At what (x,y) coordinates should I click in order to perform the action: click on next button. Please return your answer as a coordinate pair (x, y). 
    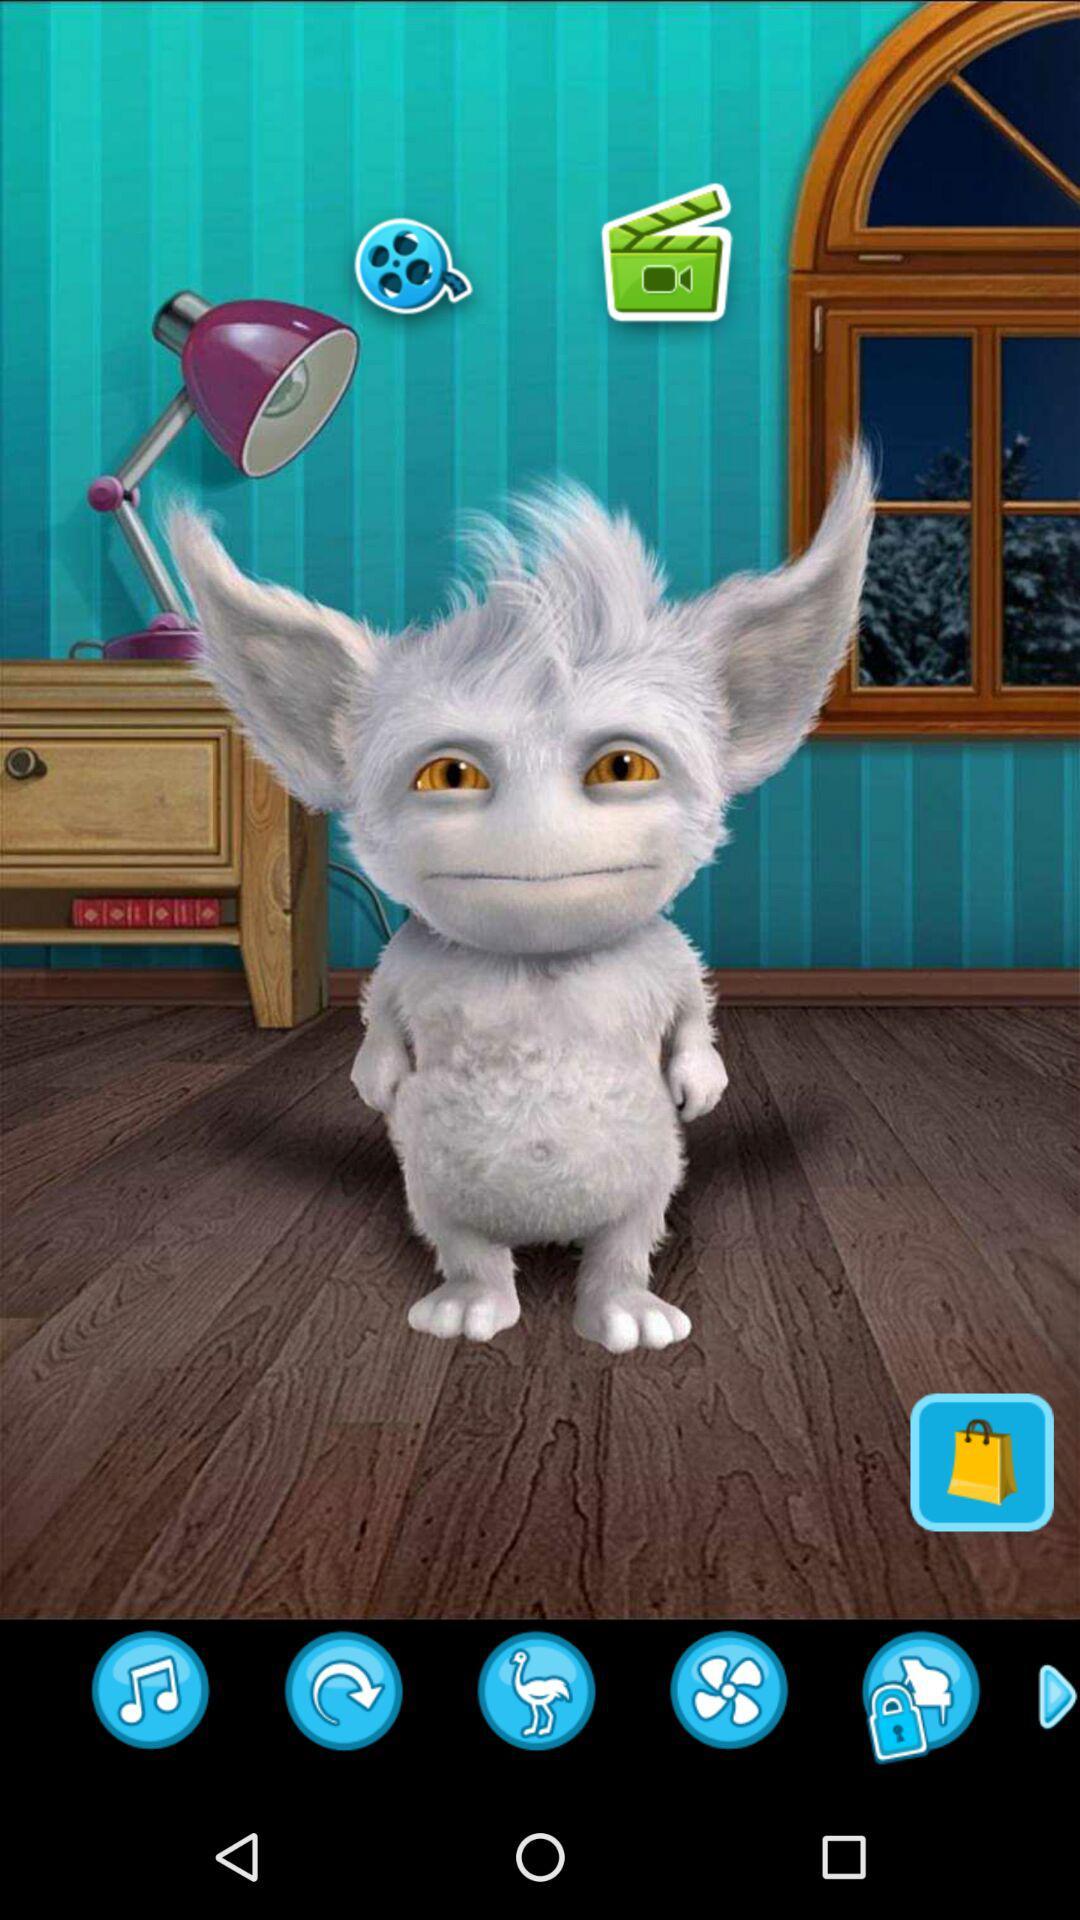
    Looking at the image, I should click on (343, 1696).